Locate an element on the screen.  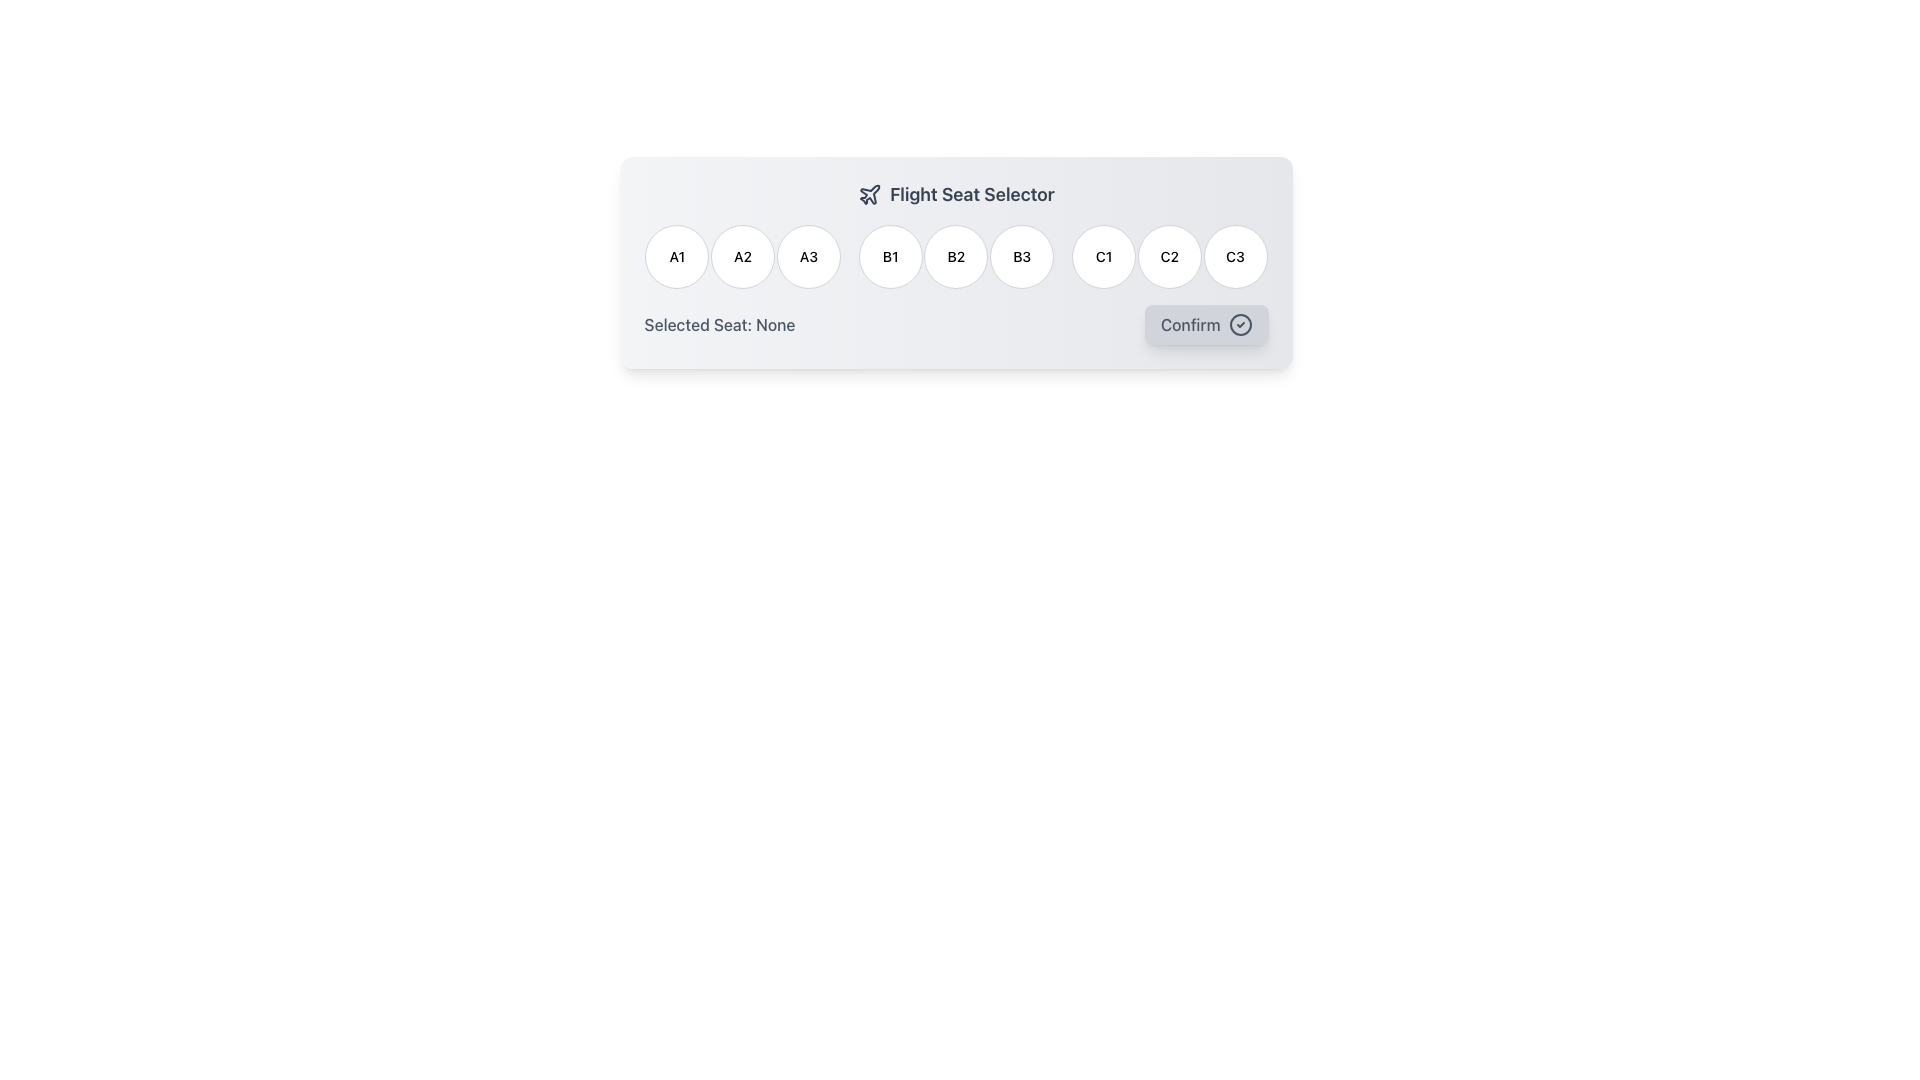
the 'Confirm' button, which is a rectangular button with rounded corners, grey tone, shadow effect, and contains a check mark icon is located at coordinates (1205, 323).